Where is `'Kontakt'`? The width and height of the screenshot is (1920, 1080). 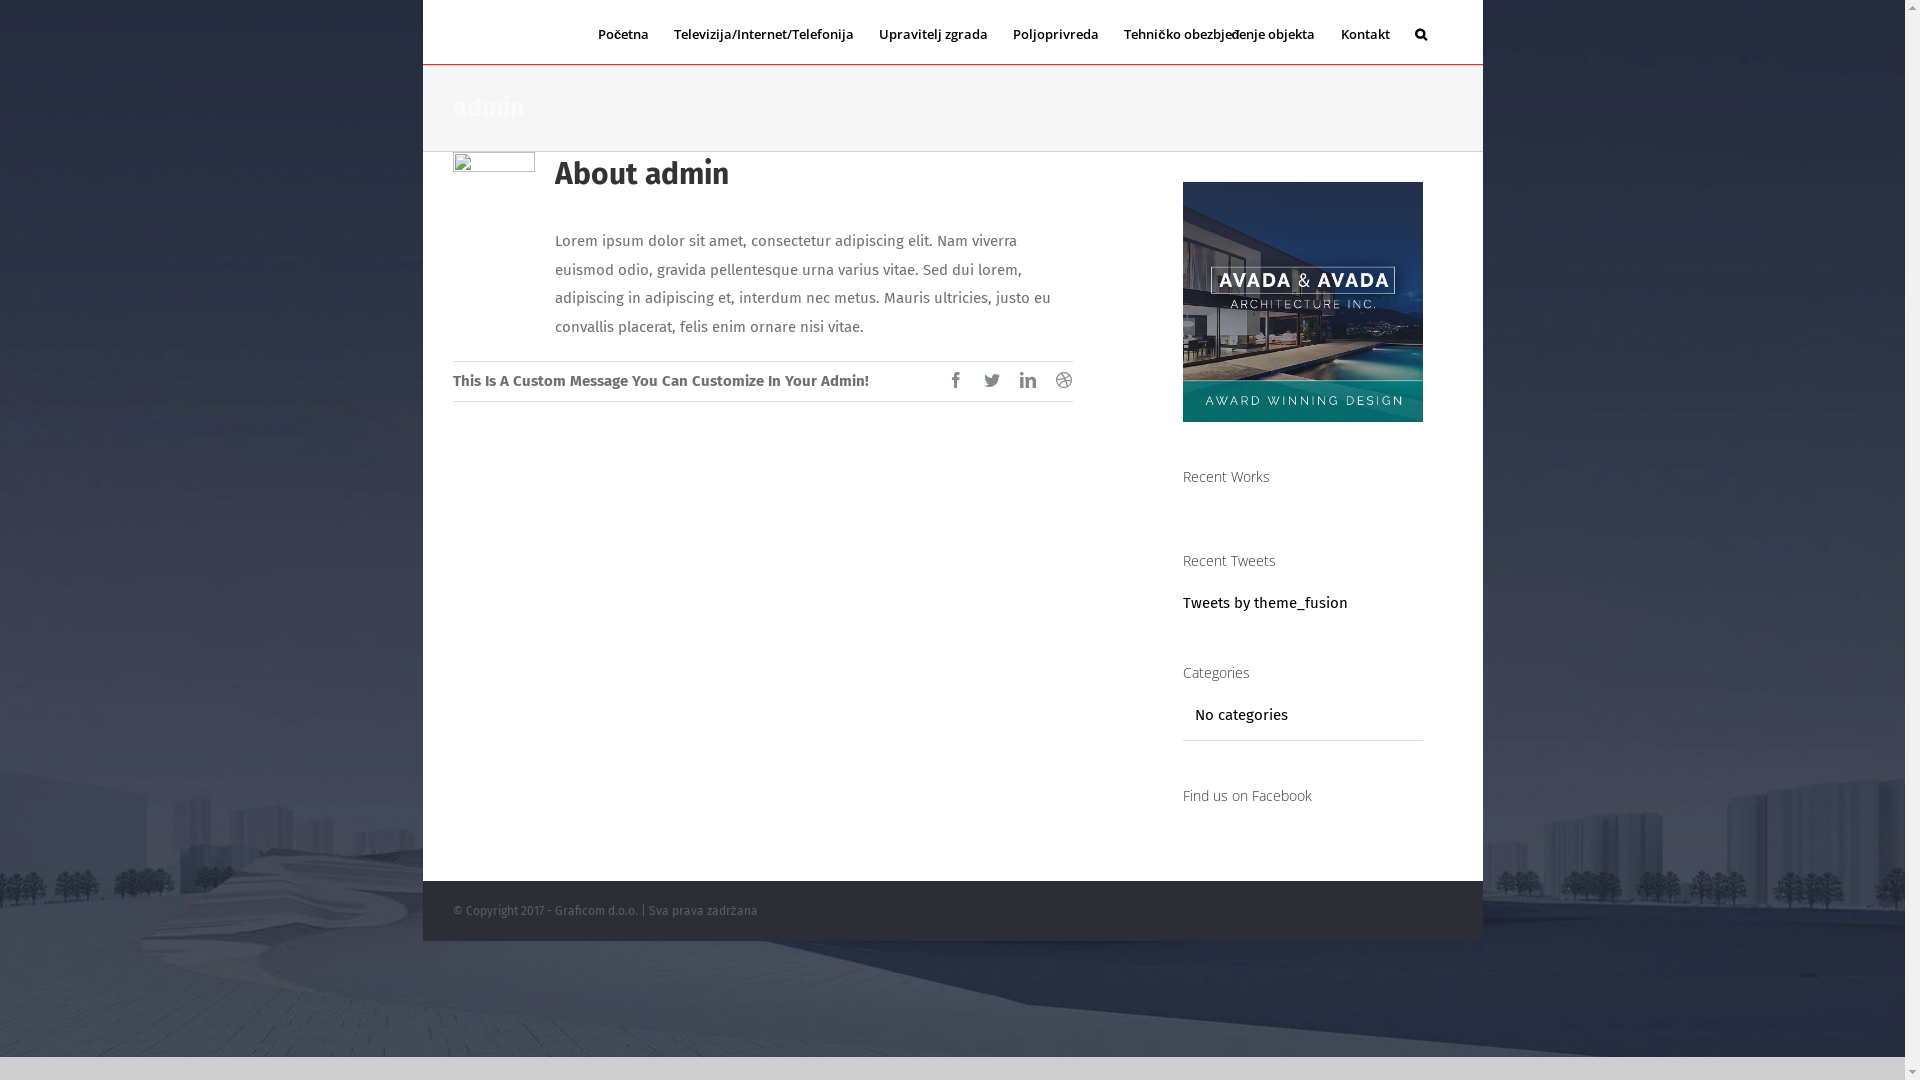
'Kontakt' is located at coordinates (1363, 31).